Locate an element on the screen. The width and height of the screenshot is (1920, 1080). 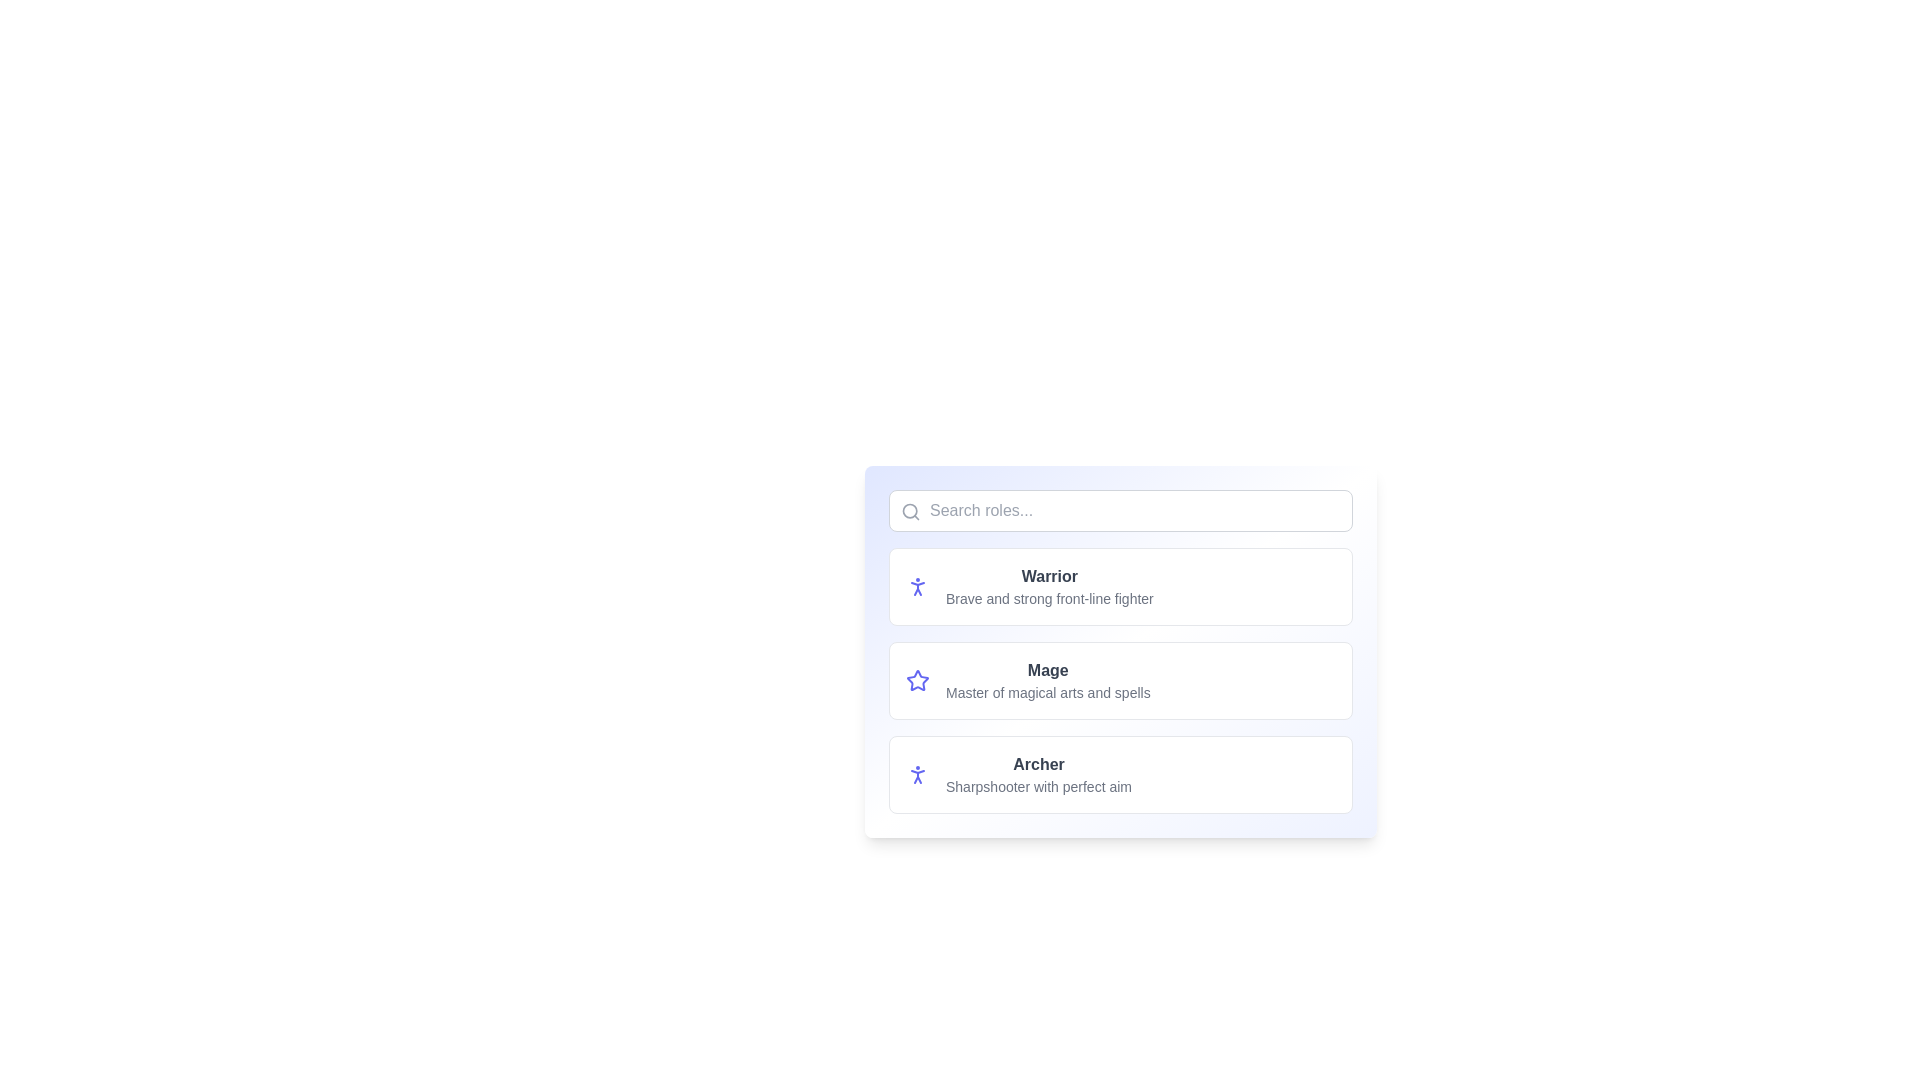
the magnifying glass icon, which is a circular element indicating search functionality, located to the left of the search input box is located at coordinates (909, 510).